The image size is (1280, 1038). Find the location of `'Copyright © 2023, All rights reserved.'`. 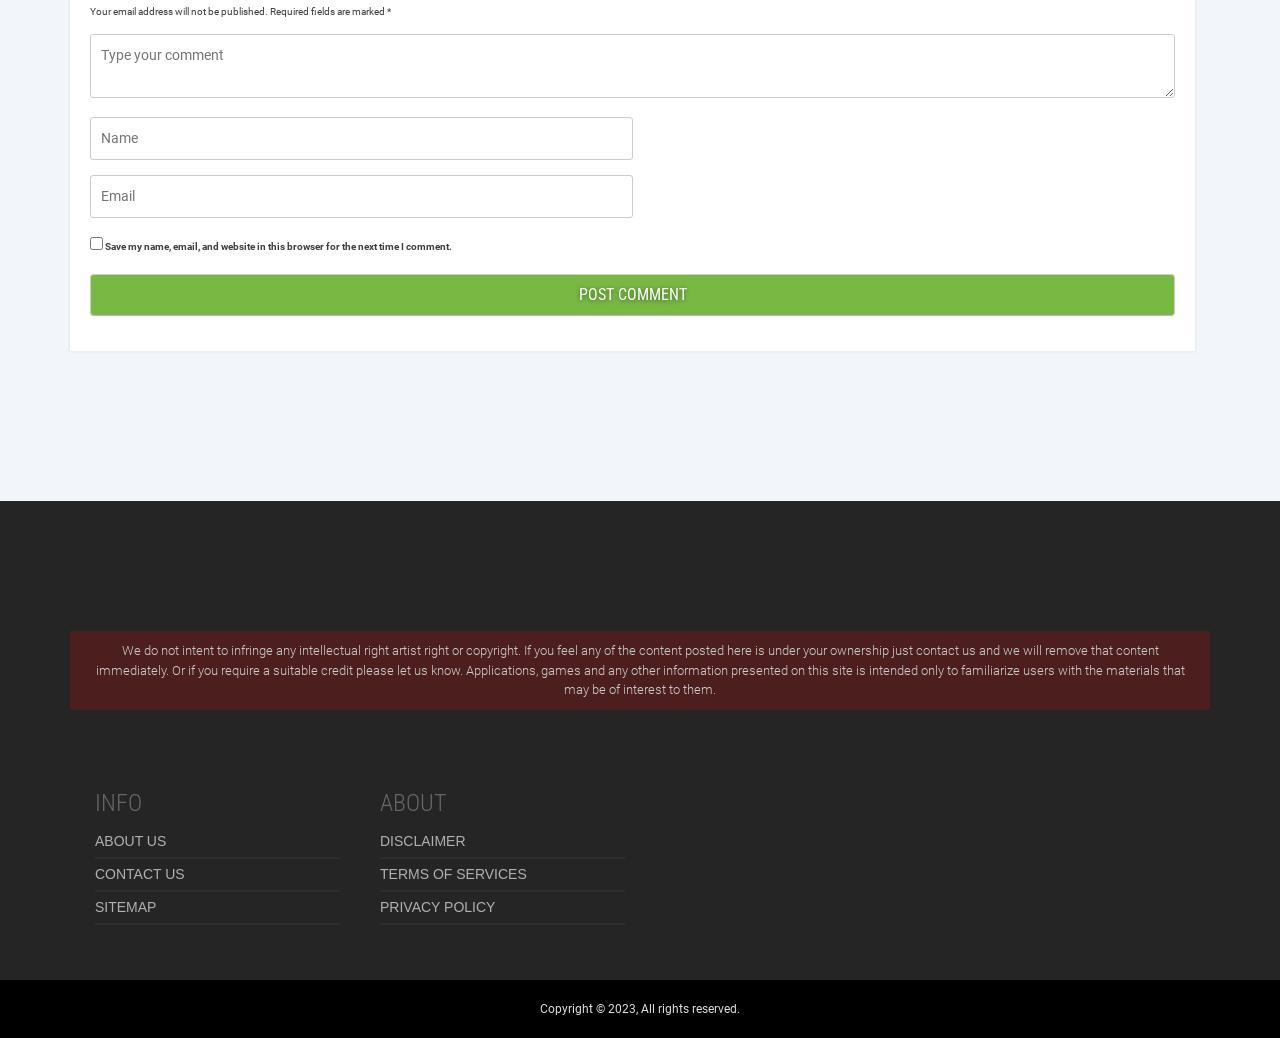

'Copyright © 2023, All rights reserved.' is located at coordinates (640, 1009).